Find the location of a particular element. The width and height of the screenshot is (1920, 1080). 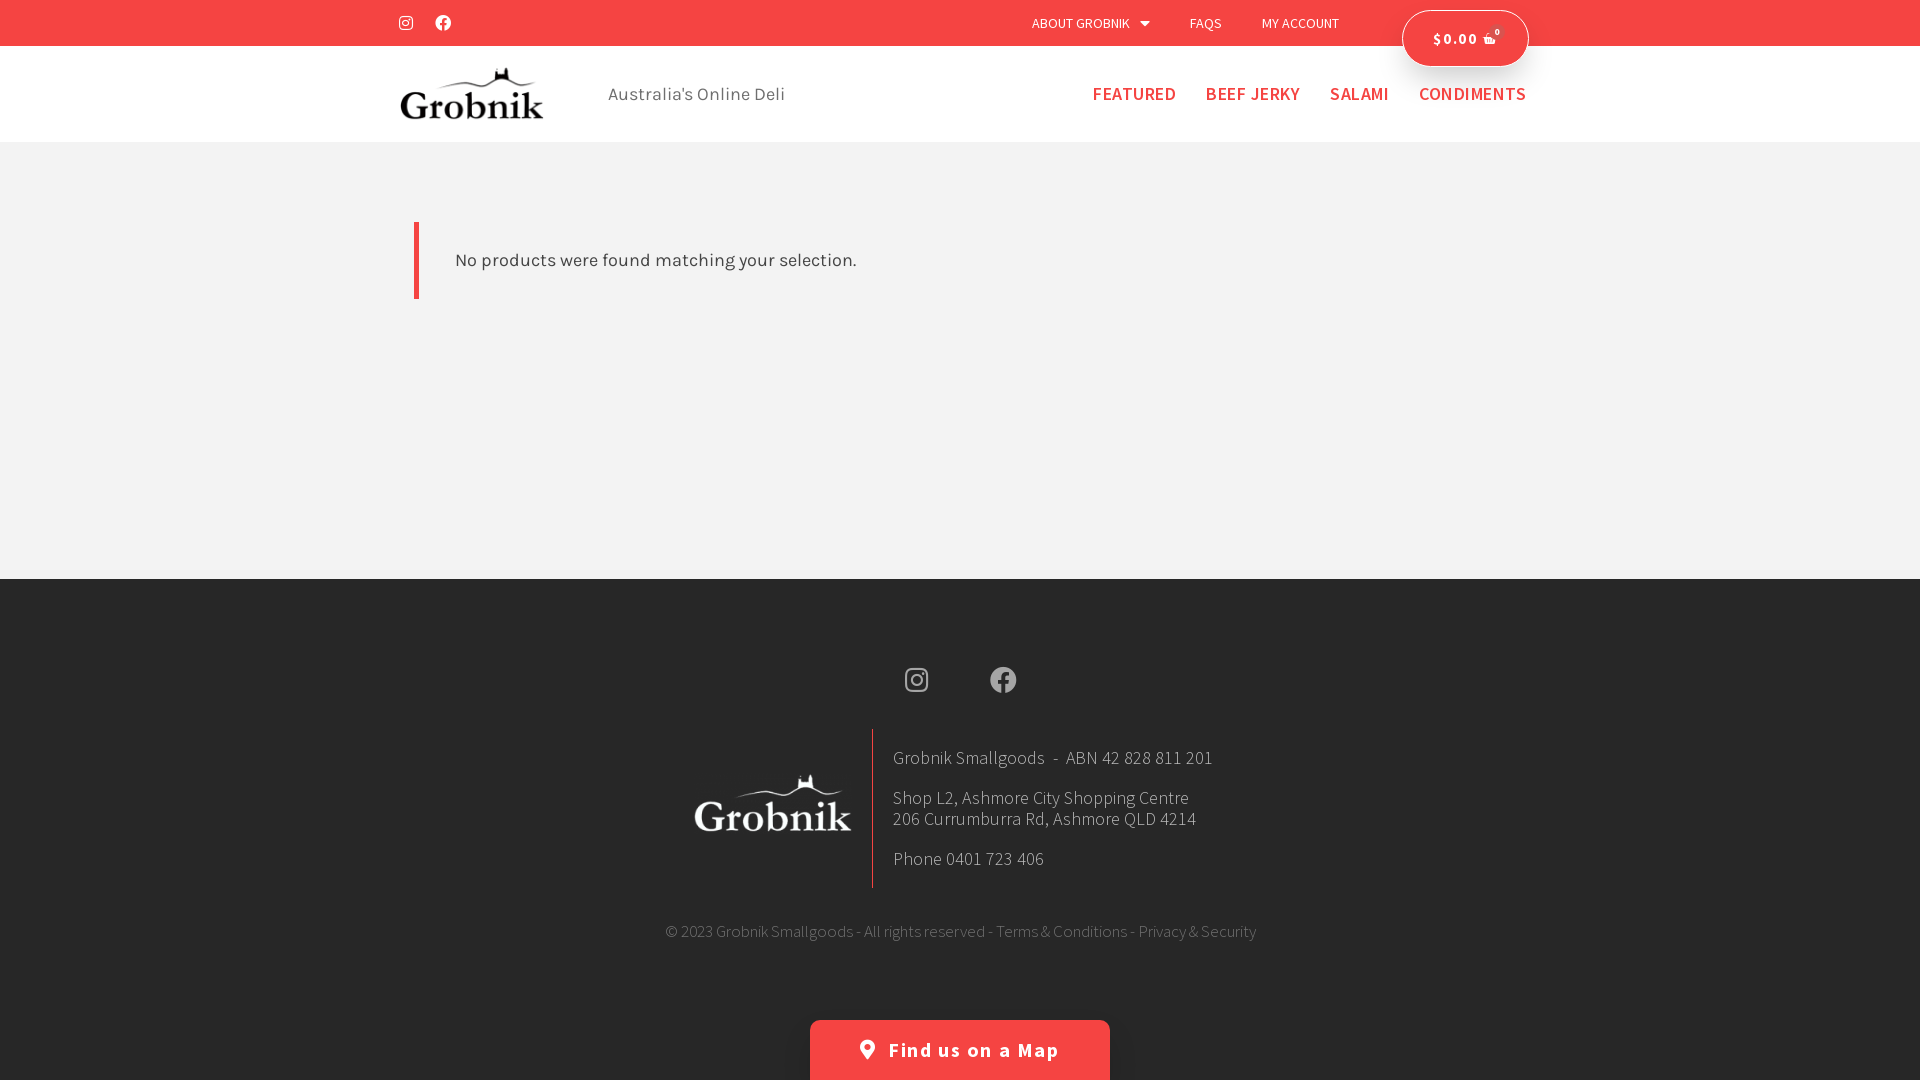

'FEATURED' is located at coordinates (1134, 93).